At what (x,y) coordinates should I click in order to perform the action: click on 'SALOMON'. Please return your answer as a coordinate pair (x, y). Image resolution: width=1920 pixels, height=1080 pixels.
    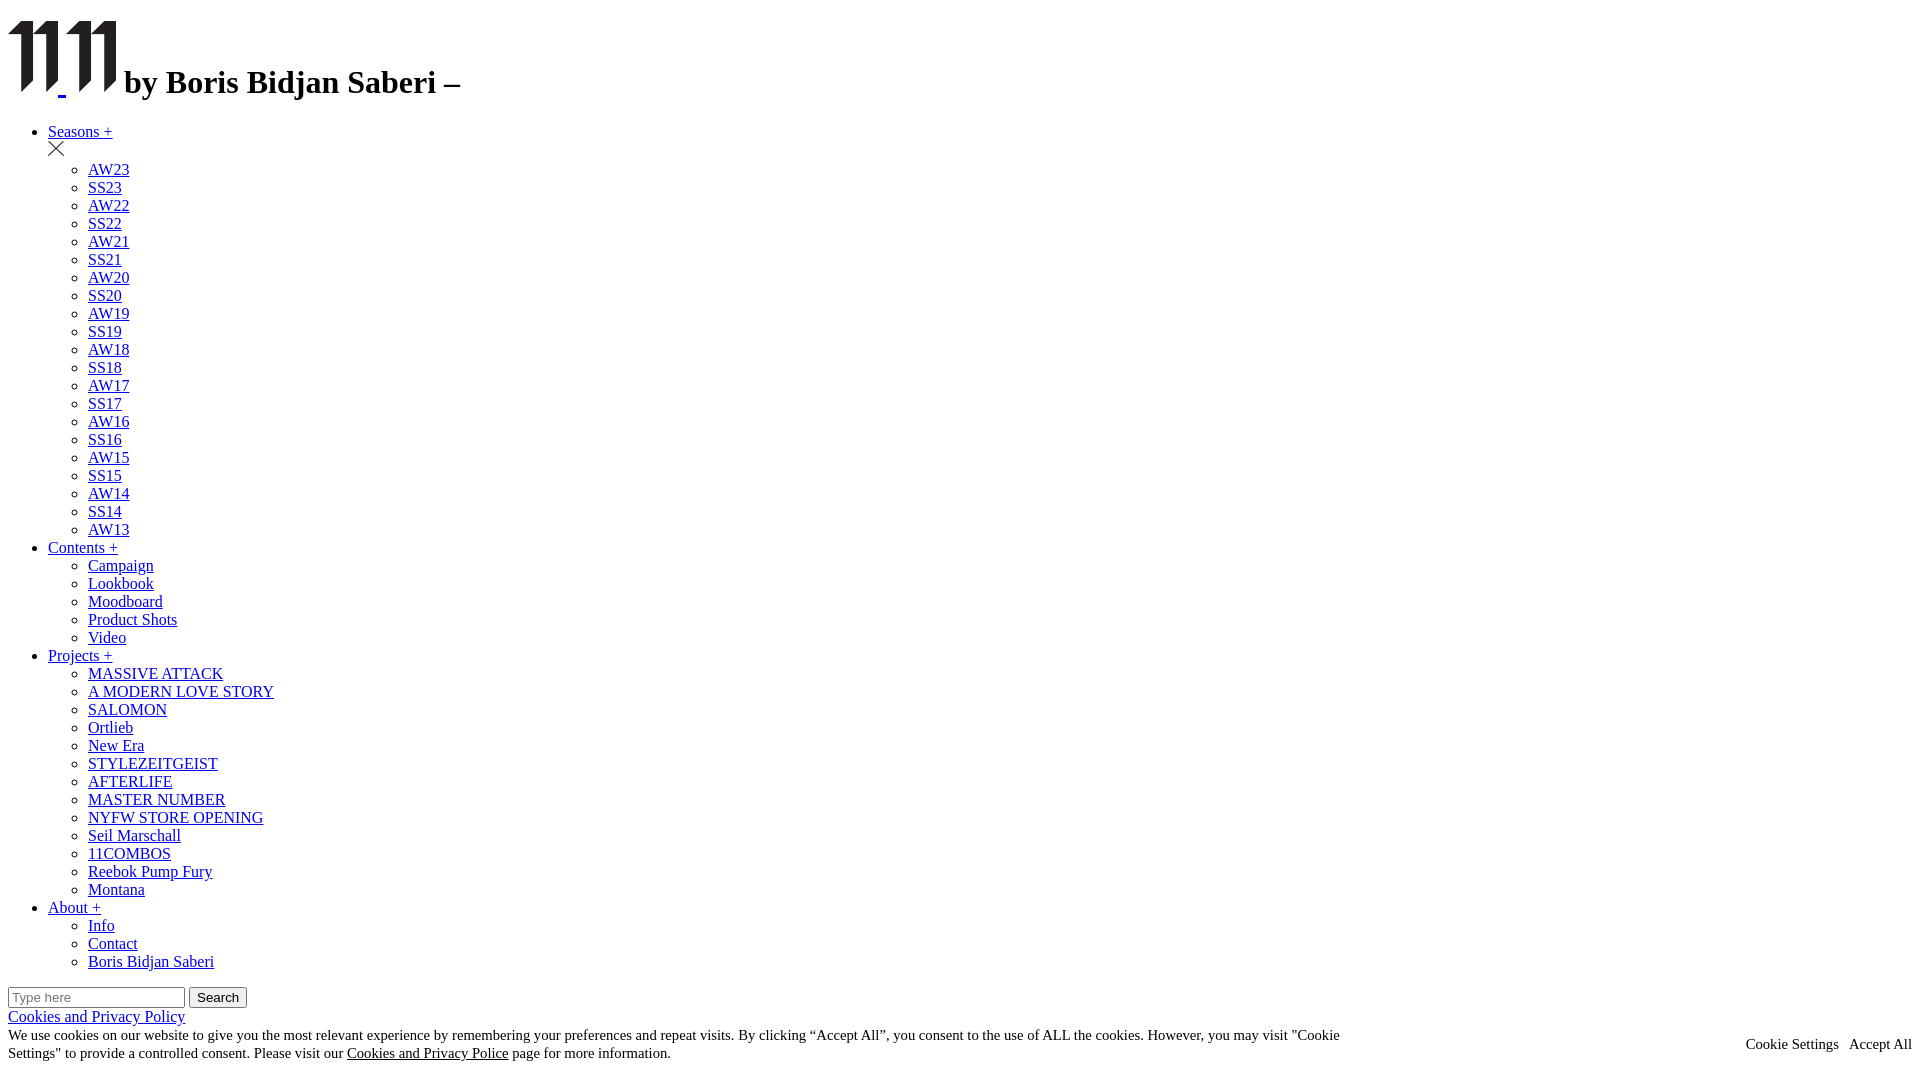
    Looking at the image, I should click on (86, 708).